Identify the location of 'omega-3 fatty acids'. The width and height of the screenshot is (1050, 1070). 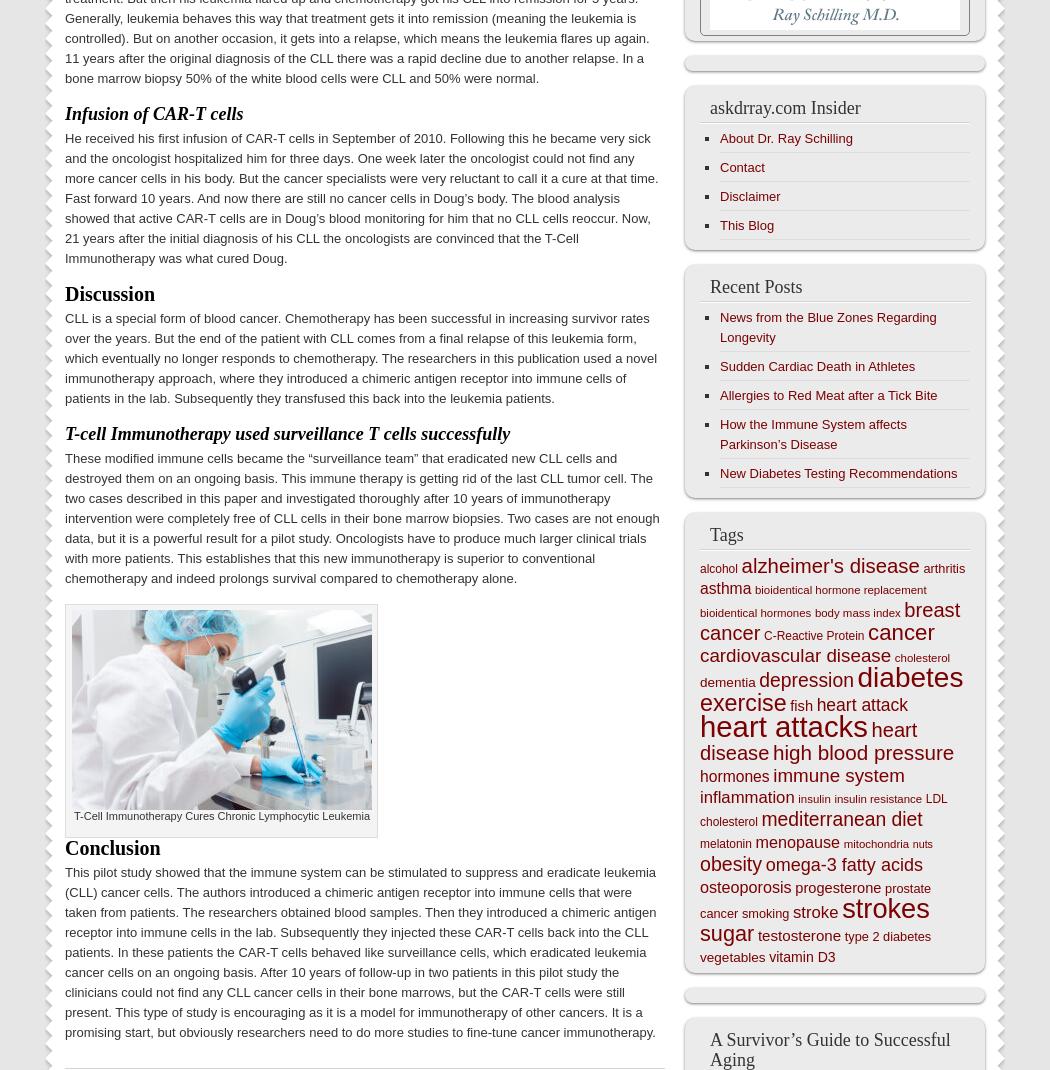
(843, 864).